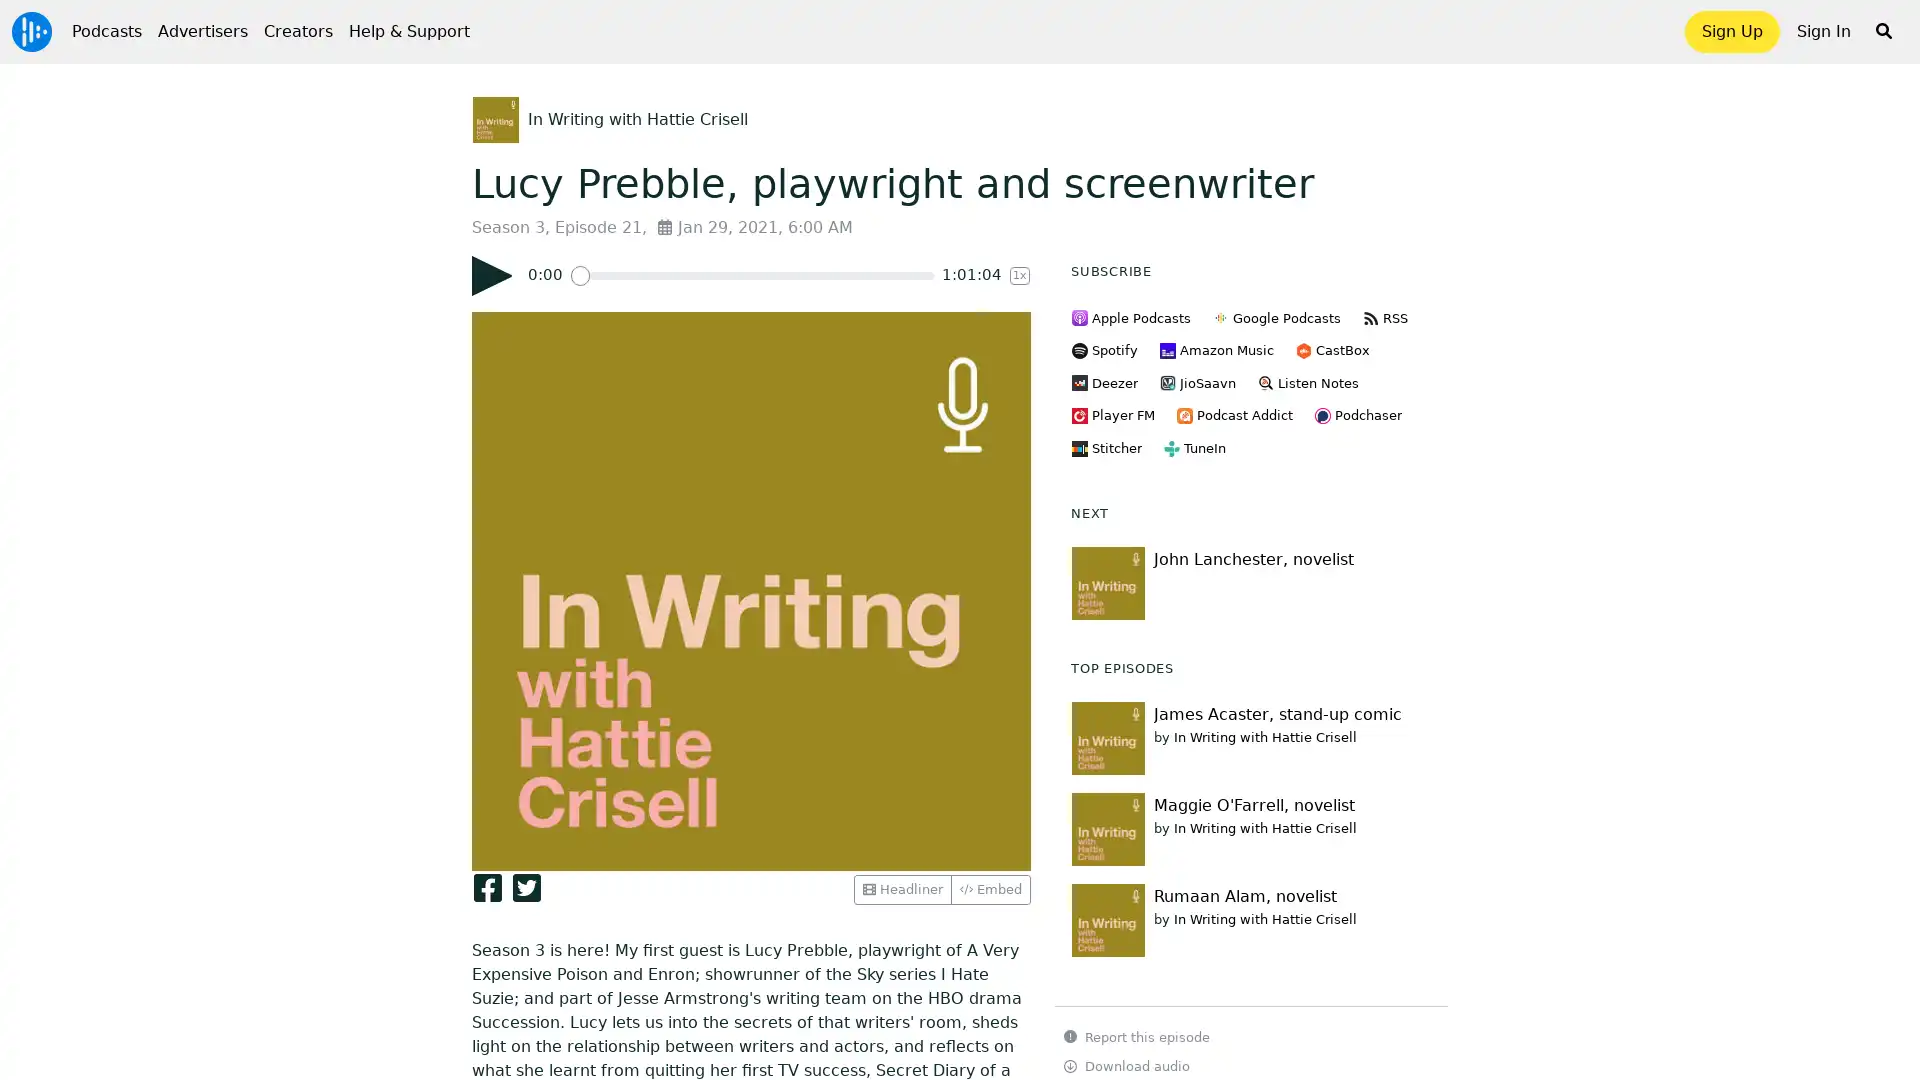  Describe the element at coordinates (1882, 31) in the screenshot. I see `Open search form` at that location.